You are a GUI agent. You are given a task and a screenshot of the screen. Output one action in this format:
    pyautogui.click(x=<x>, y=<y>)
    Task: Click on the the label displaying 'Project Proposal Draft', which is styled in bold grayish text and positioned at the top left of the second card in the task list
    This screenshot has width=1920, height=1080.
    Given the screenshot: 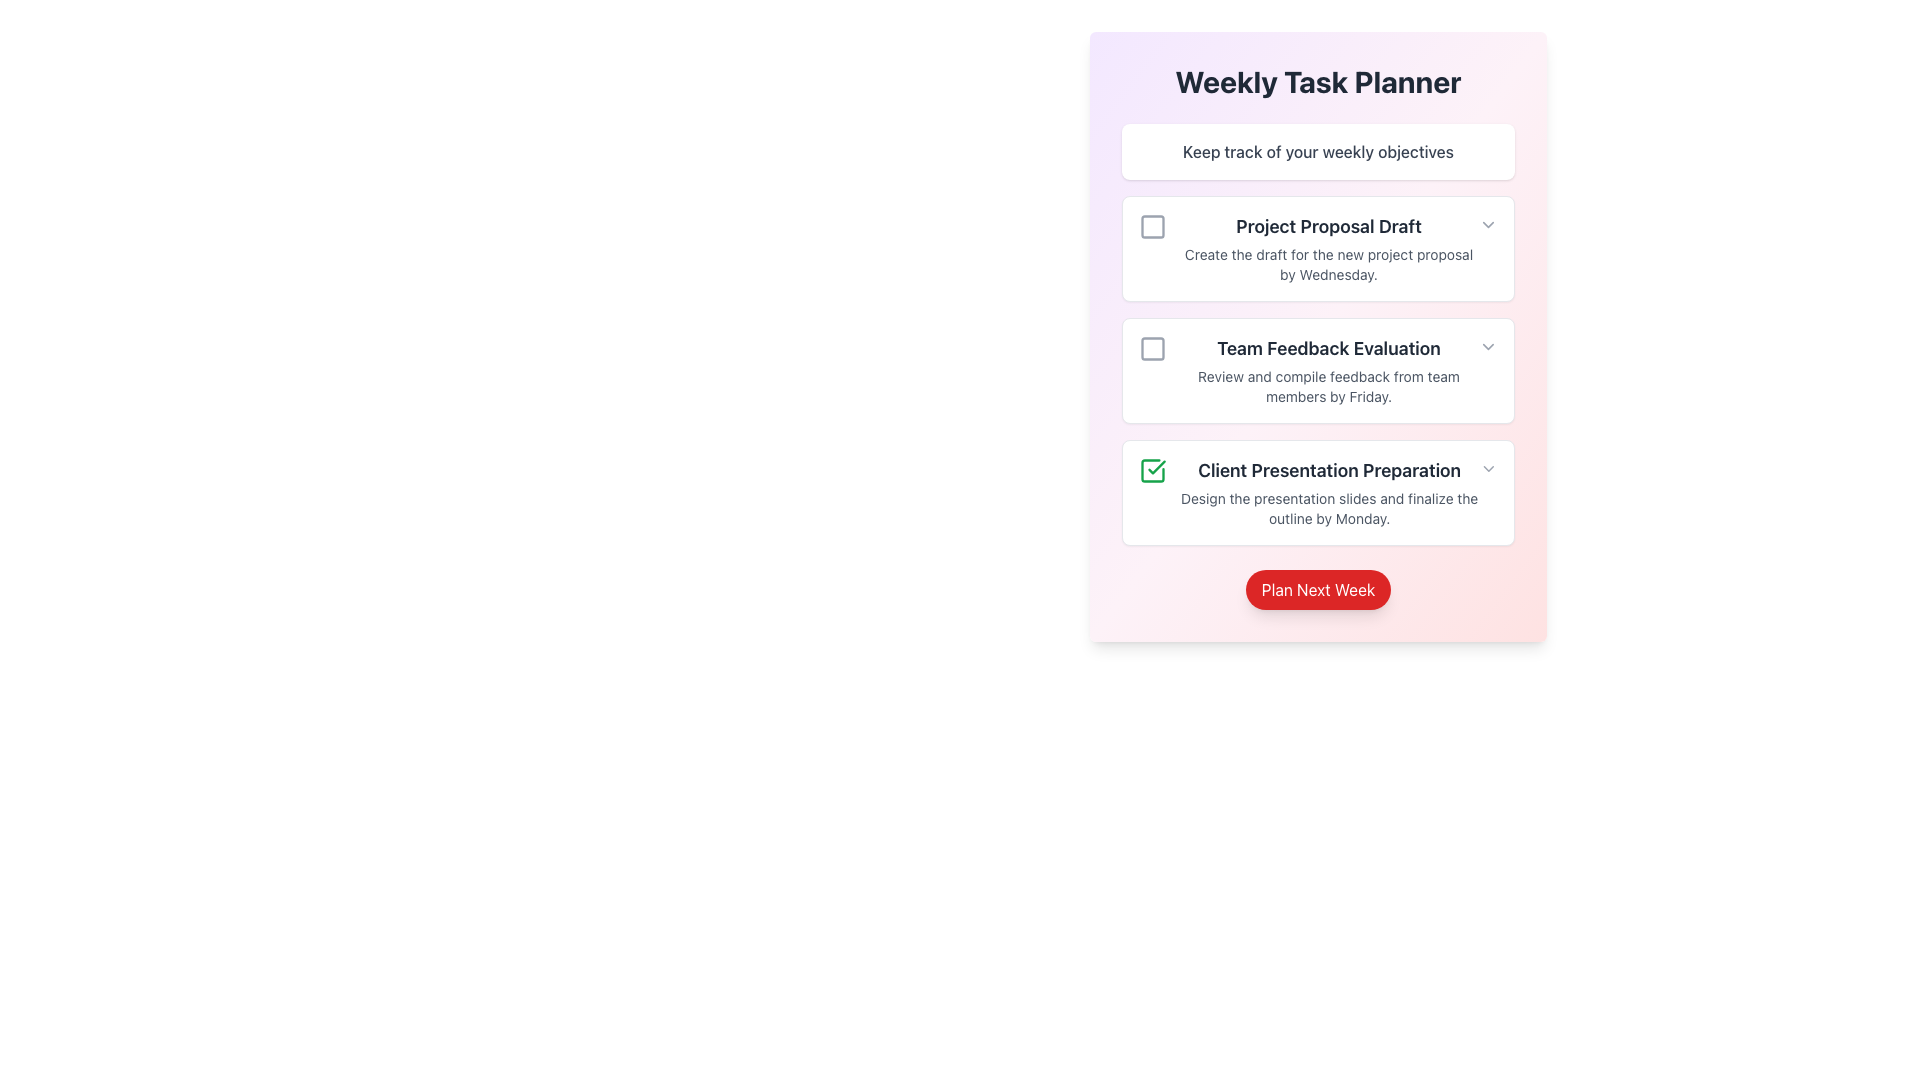 What is the action you would take?
    pyautogui.click(x=1329, y=226)
    